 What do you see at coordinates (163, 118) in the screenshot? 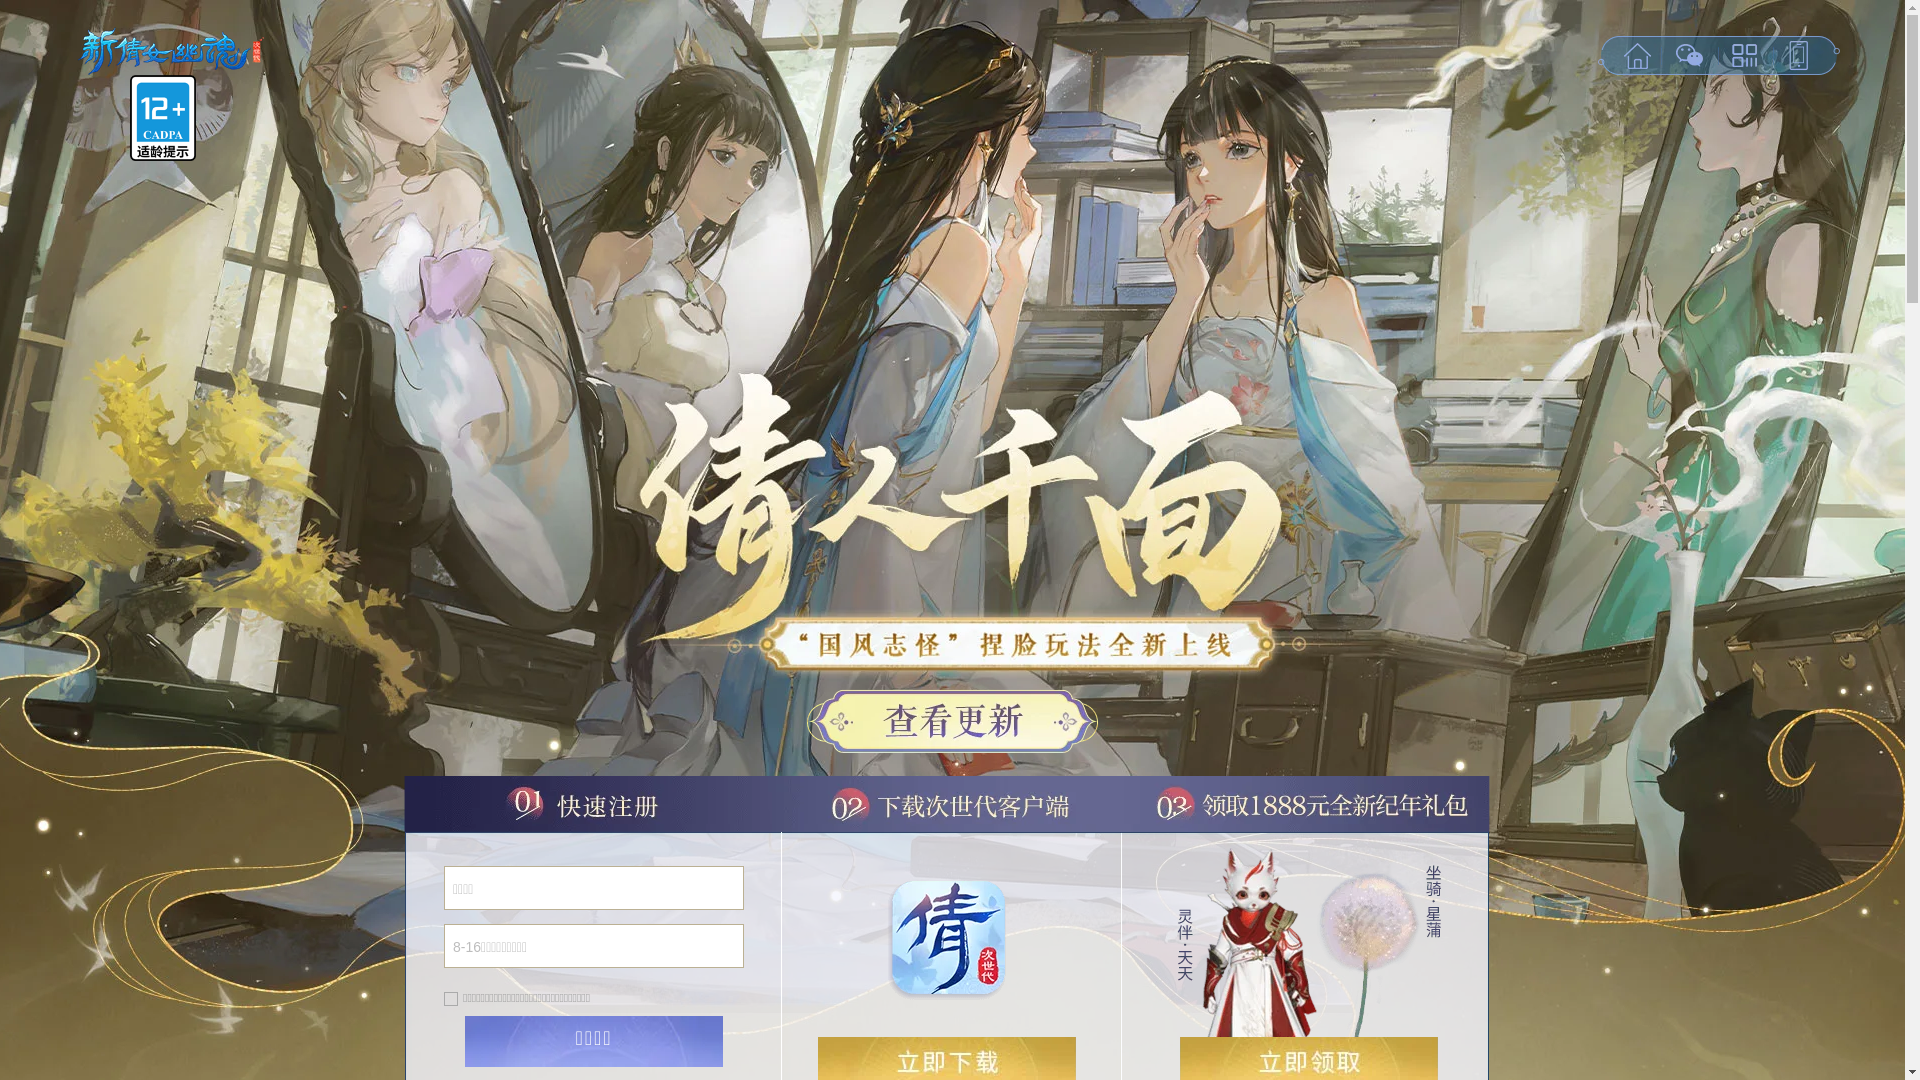
I see `'12+'` at bounding box center [163, 118].